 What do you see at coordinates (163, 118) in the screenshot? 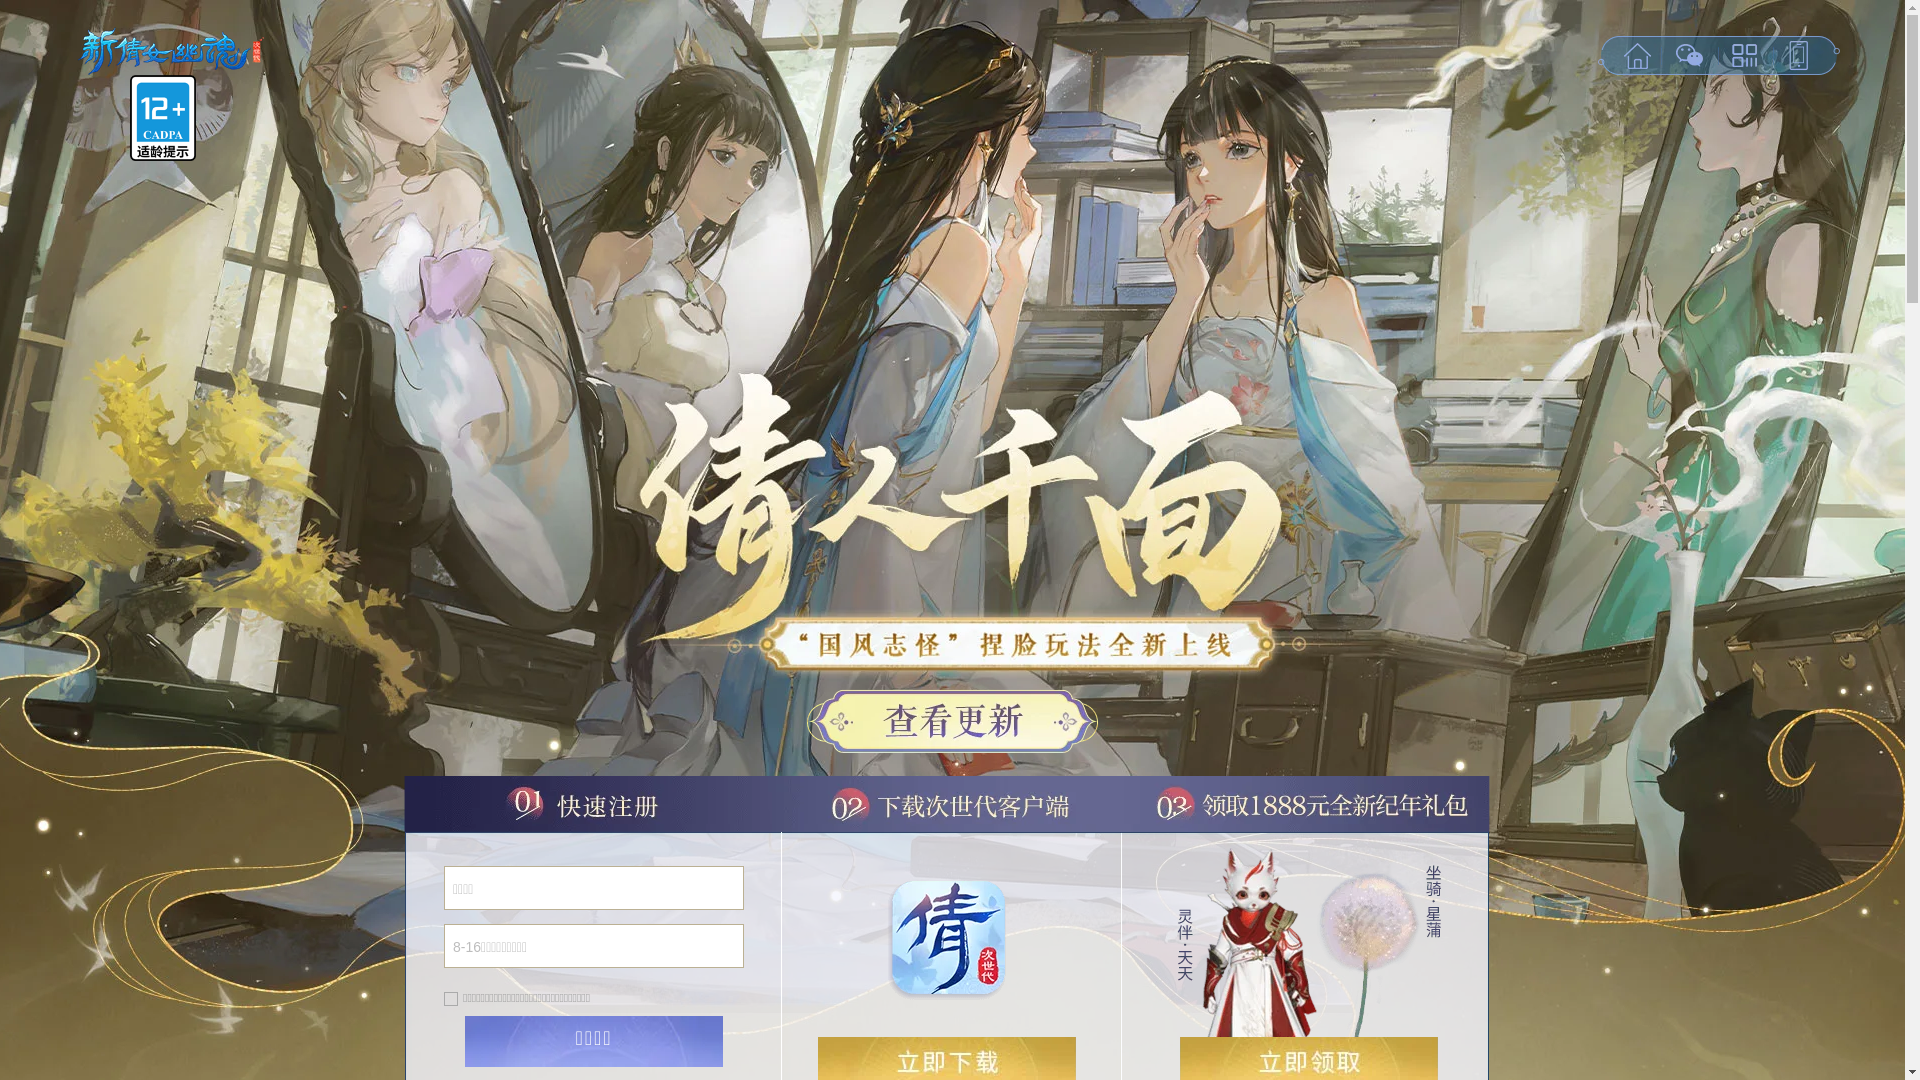
I see `'12+'` at bounding box center [163, 118].